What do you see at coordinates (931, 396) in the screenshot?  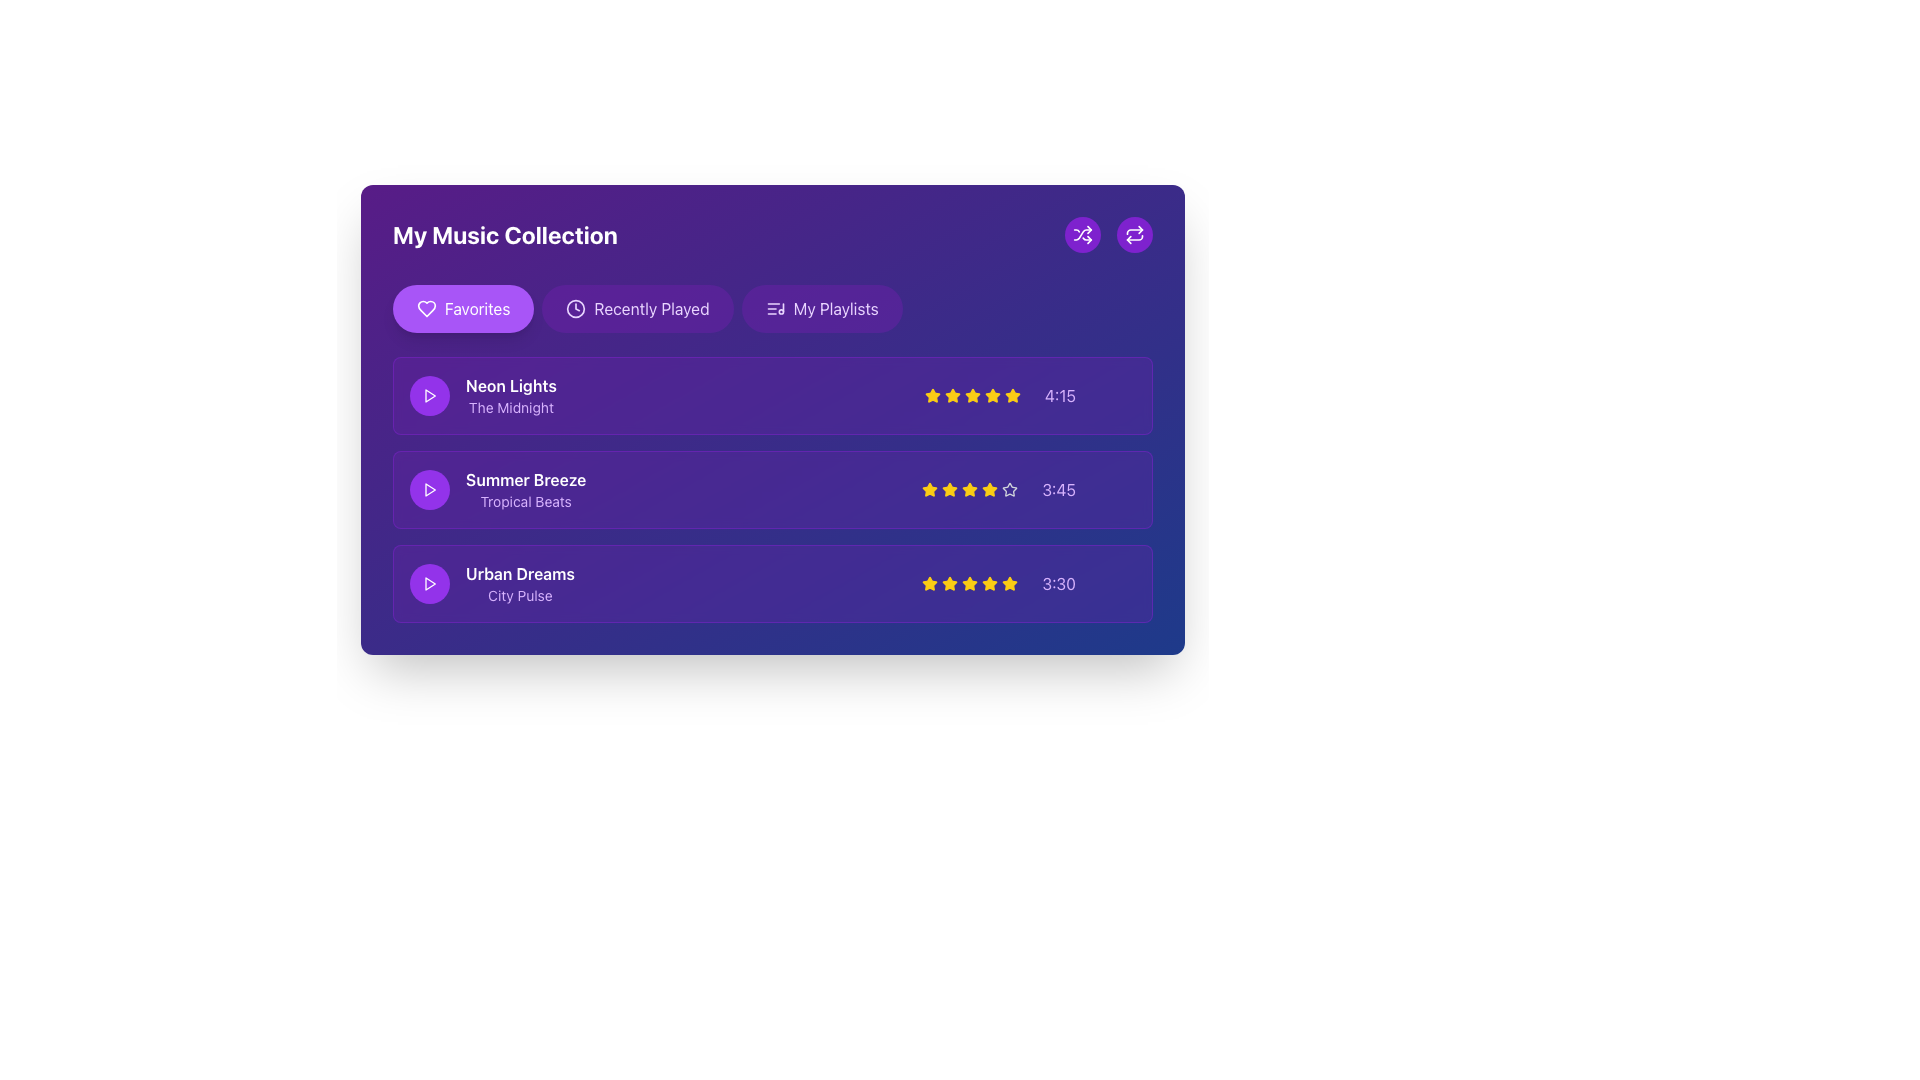 I see `the first star symbol in the rating component of the playlist entry labeled 'Neon Lights'` at bounding box center [931, 396].